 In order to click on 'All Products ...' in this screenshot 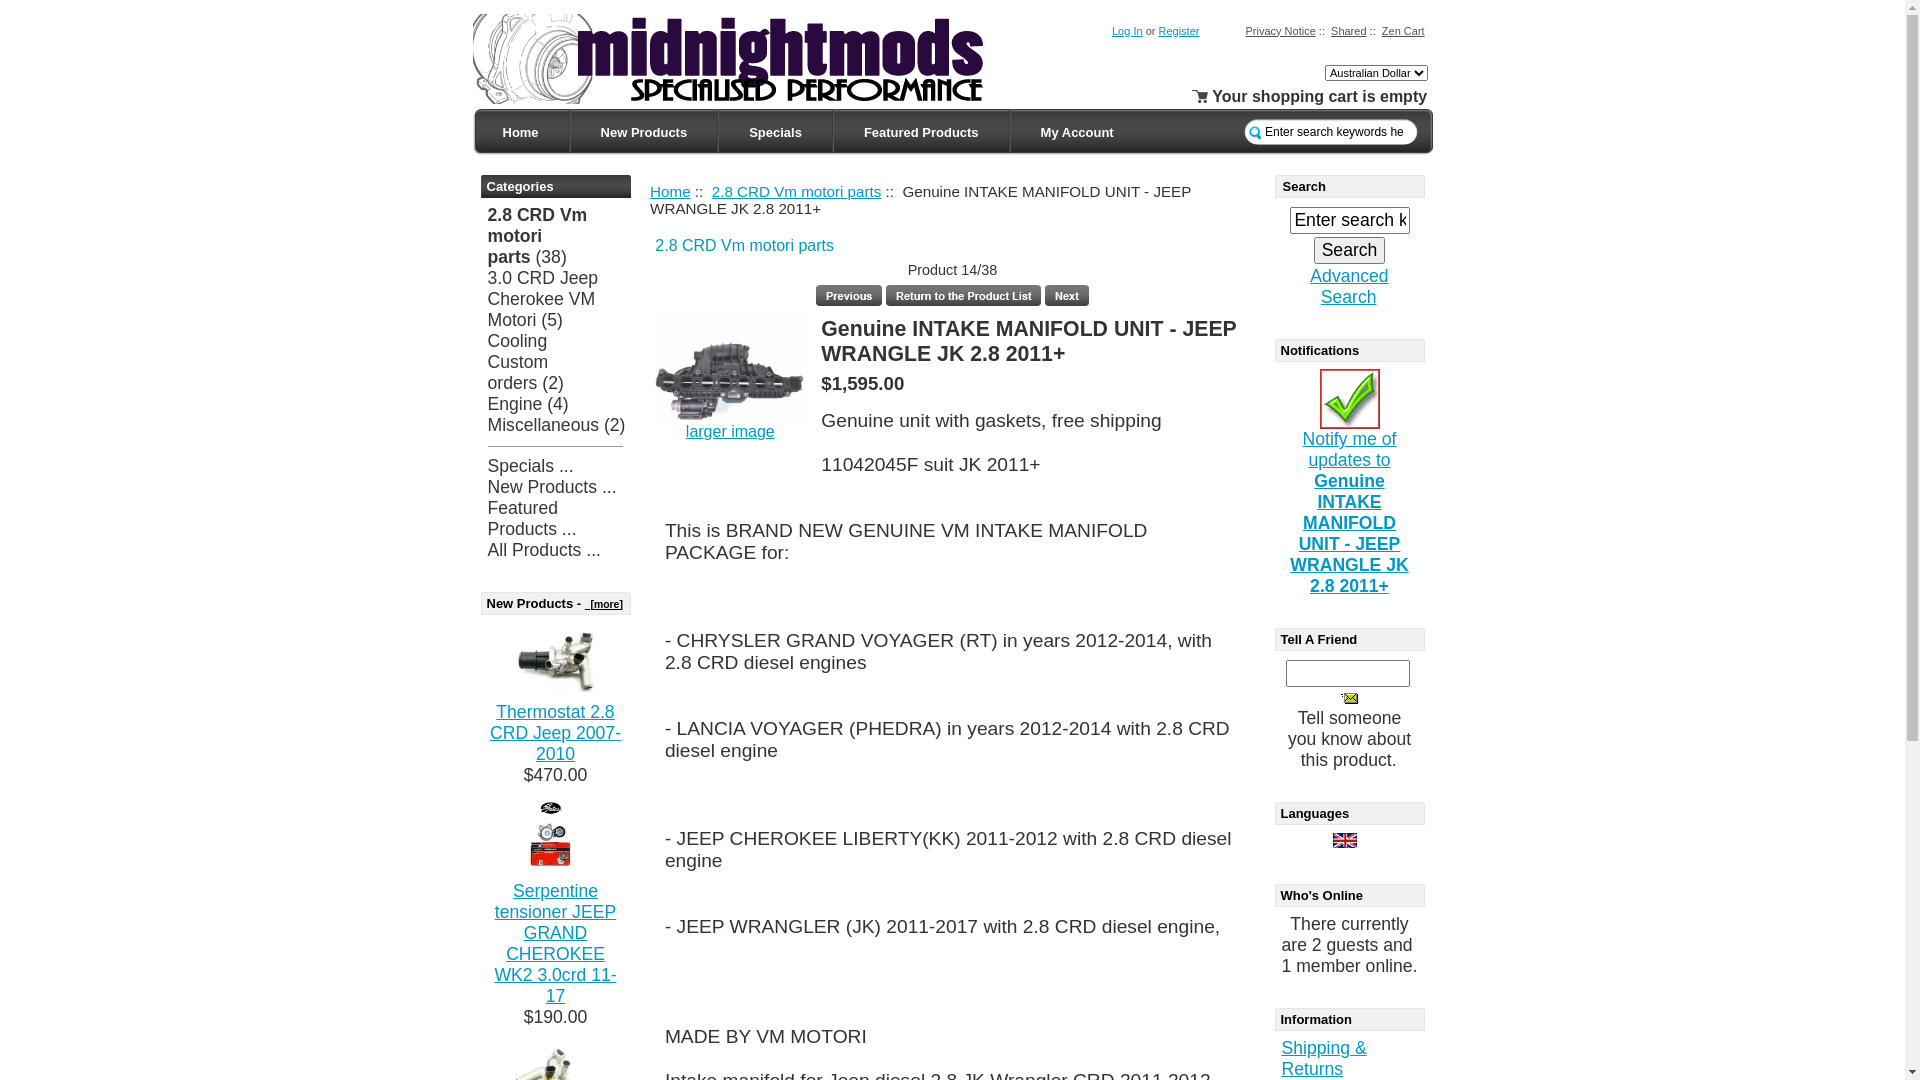, I will do `click(544, 550)`.